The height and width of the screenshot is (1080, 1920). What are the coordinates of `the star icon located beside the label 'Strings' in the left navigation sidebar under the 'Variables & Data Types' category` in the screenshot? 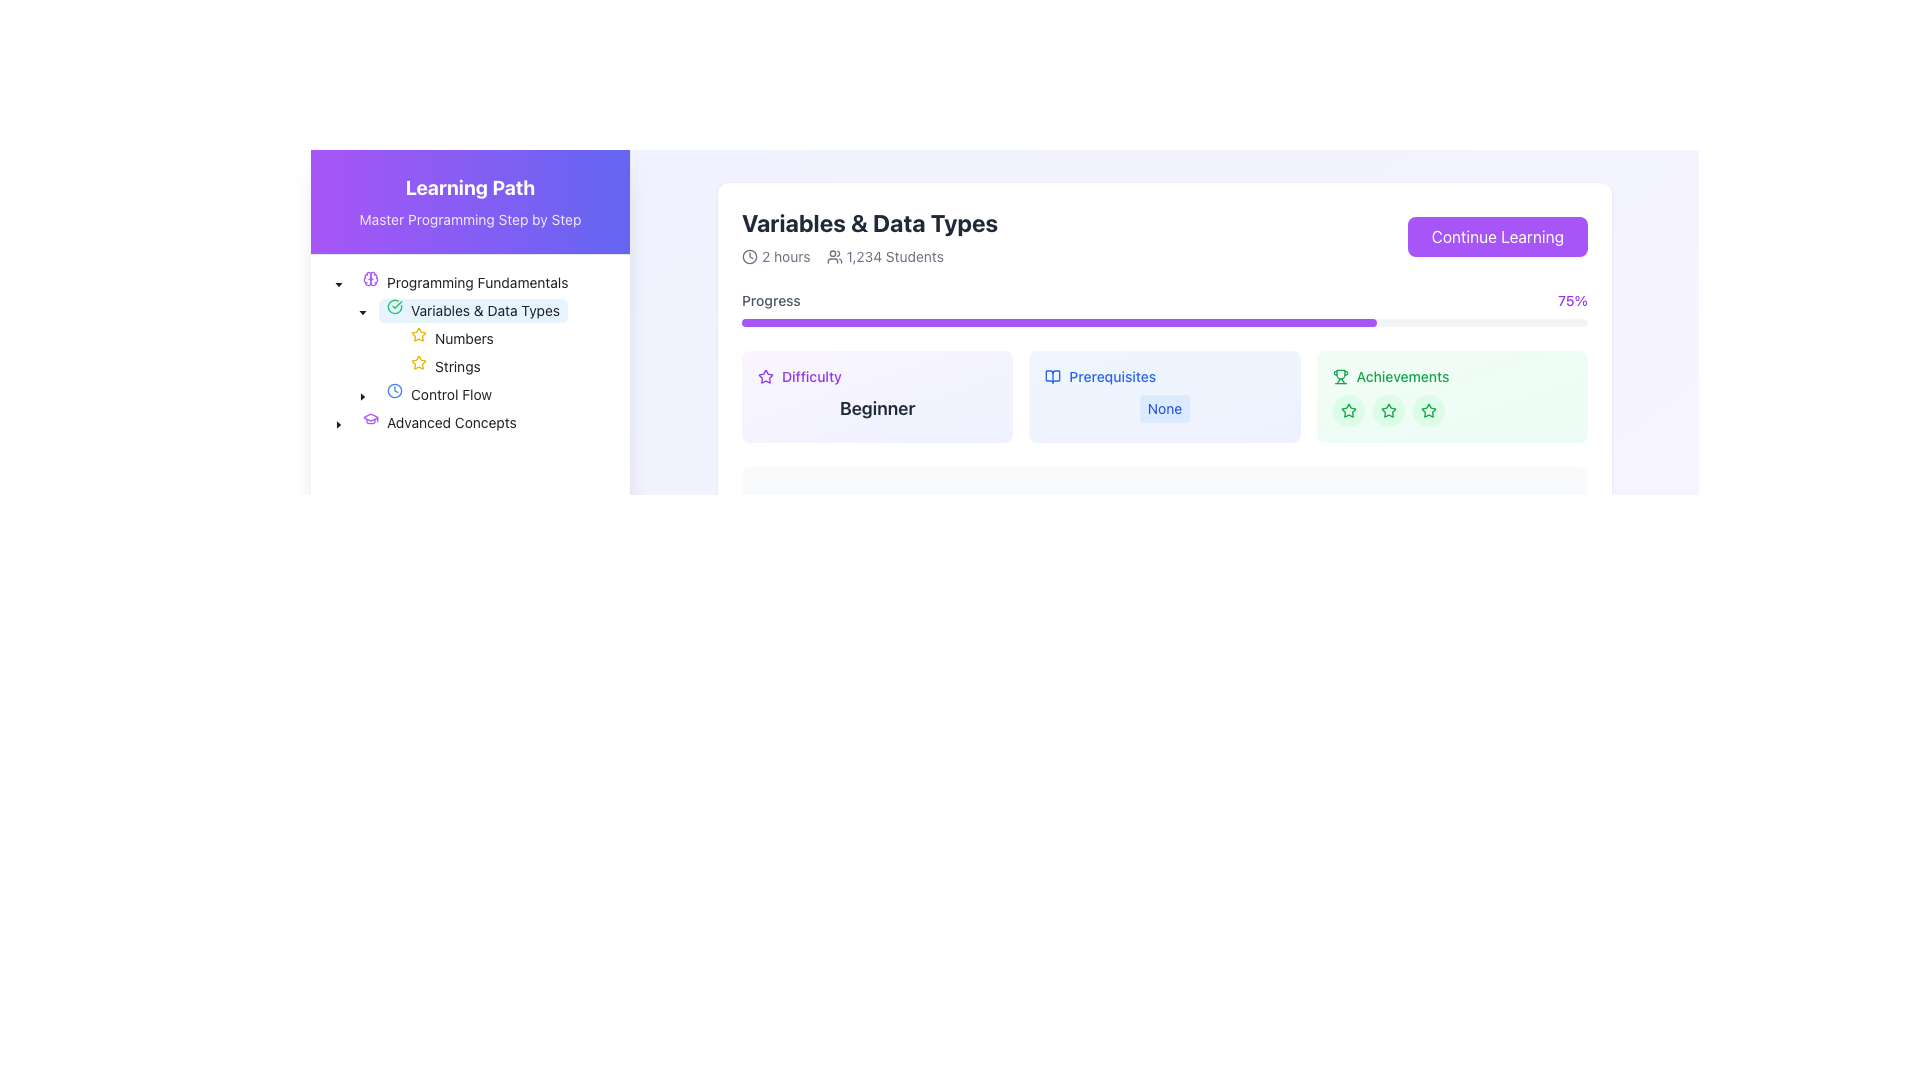 It's located at (421, 366).